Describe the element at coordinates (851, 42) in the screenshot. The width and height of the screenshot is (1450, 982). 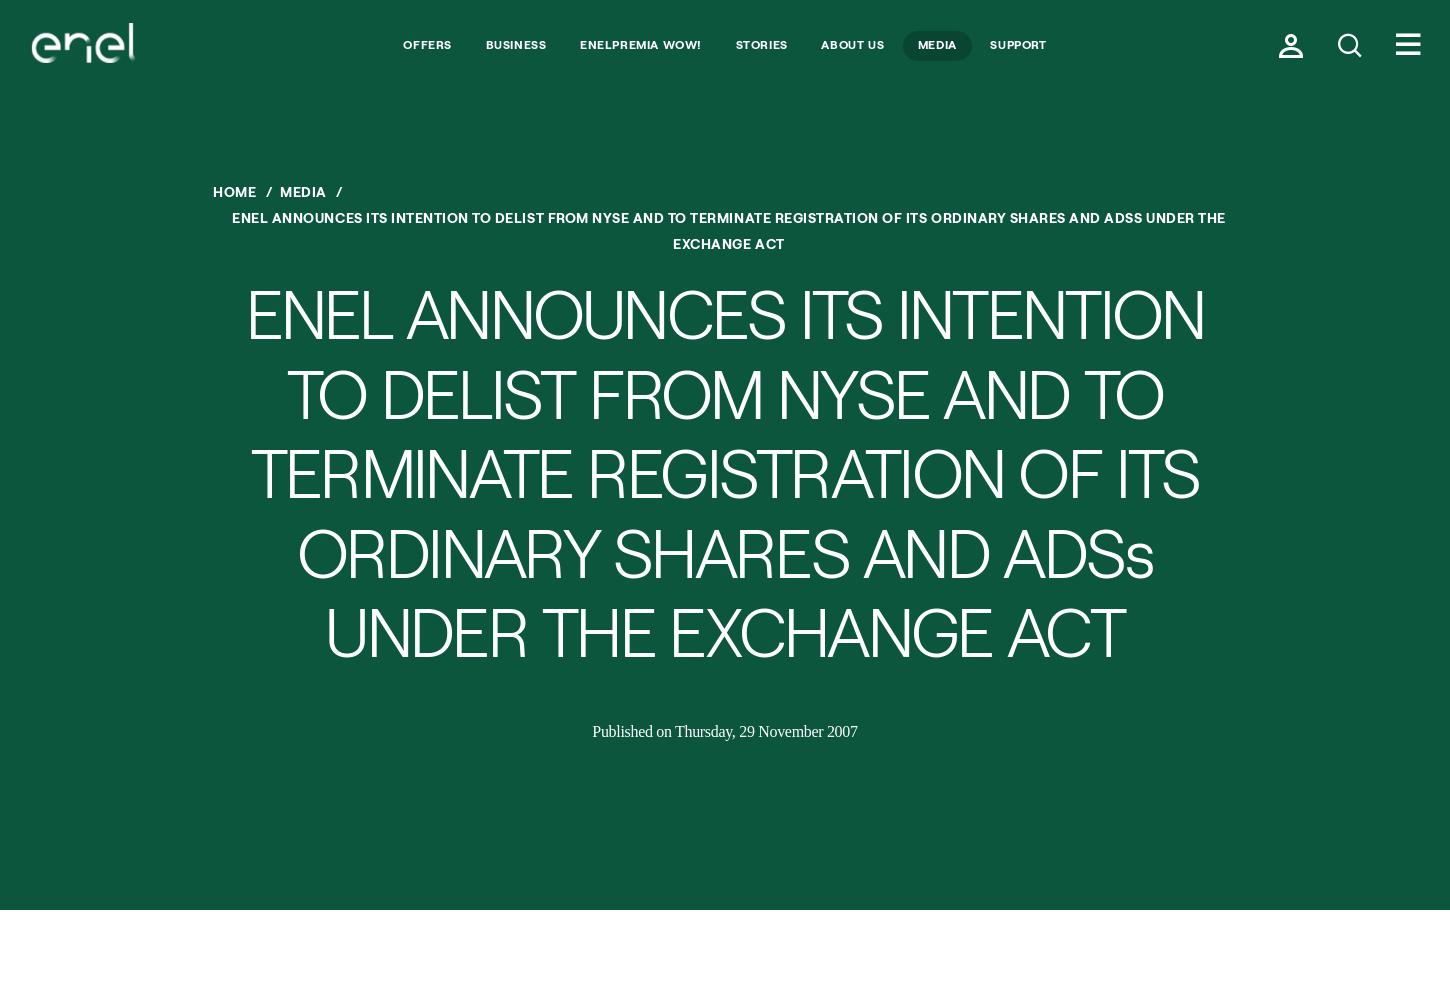
I see `'About us'` at that location.